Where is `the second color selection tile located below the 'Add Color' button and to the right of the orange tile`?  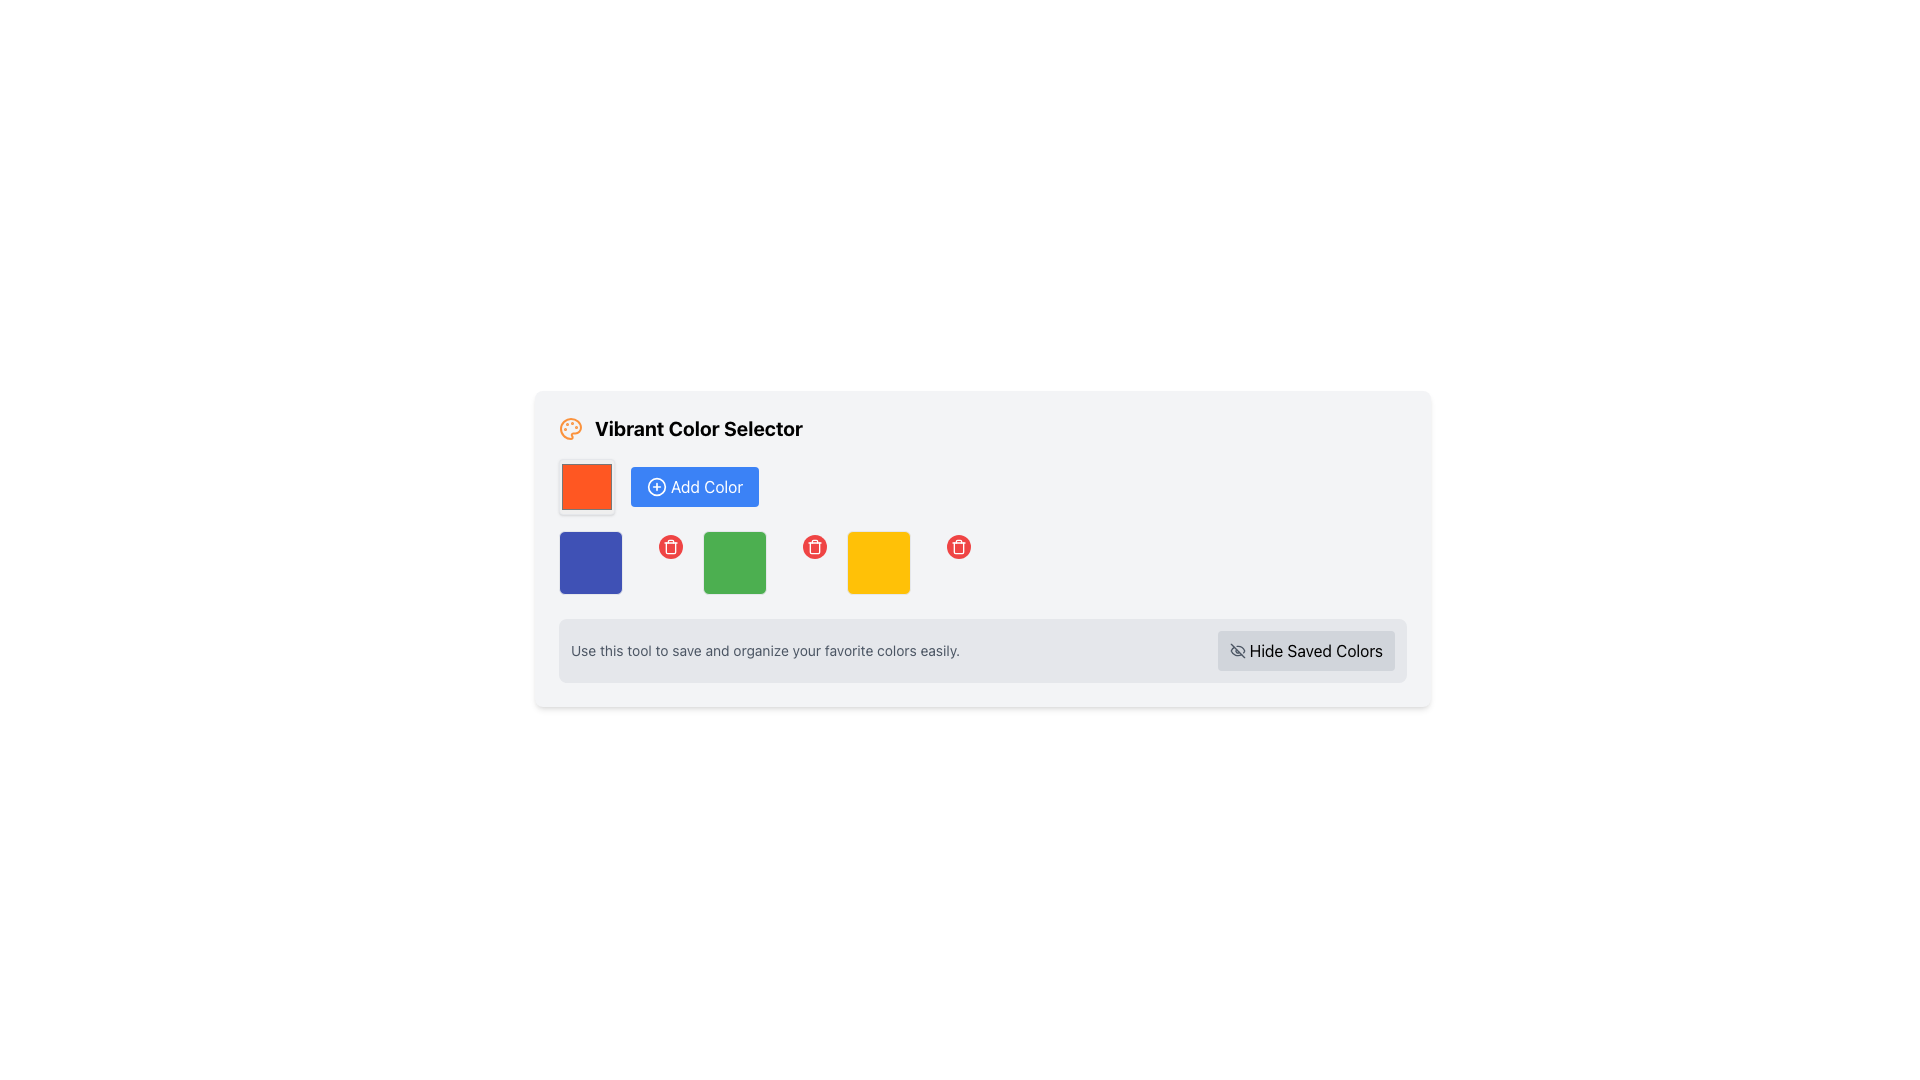 the second color selection tile located below the 'Add Color' button and to the right of the orange tile is located at coordinates (589, 563).